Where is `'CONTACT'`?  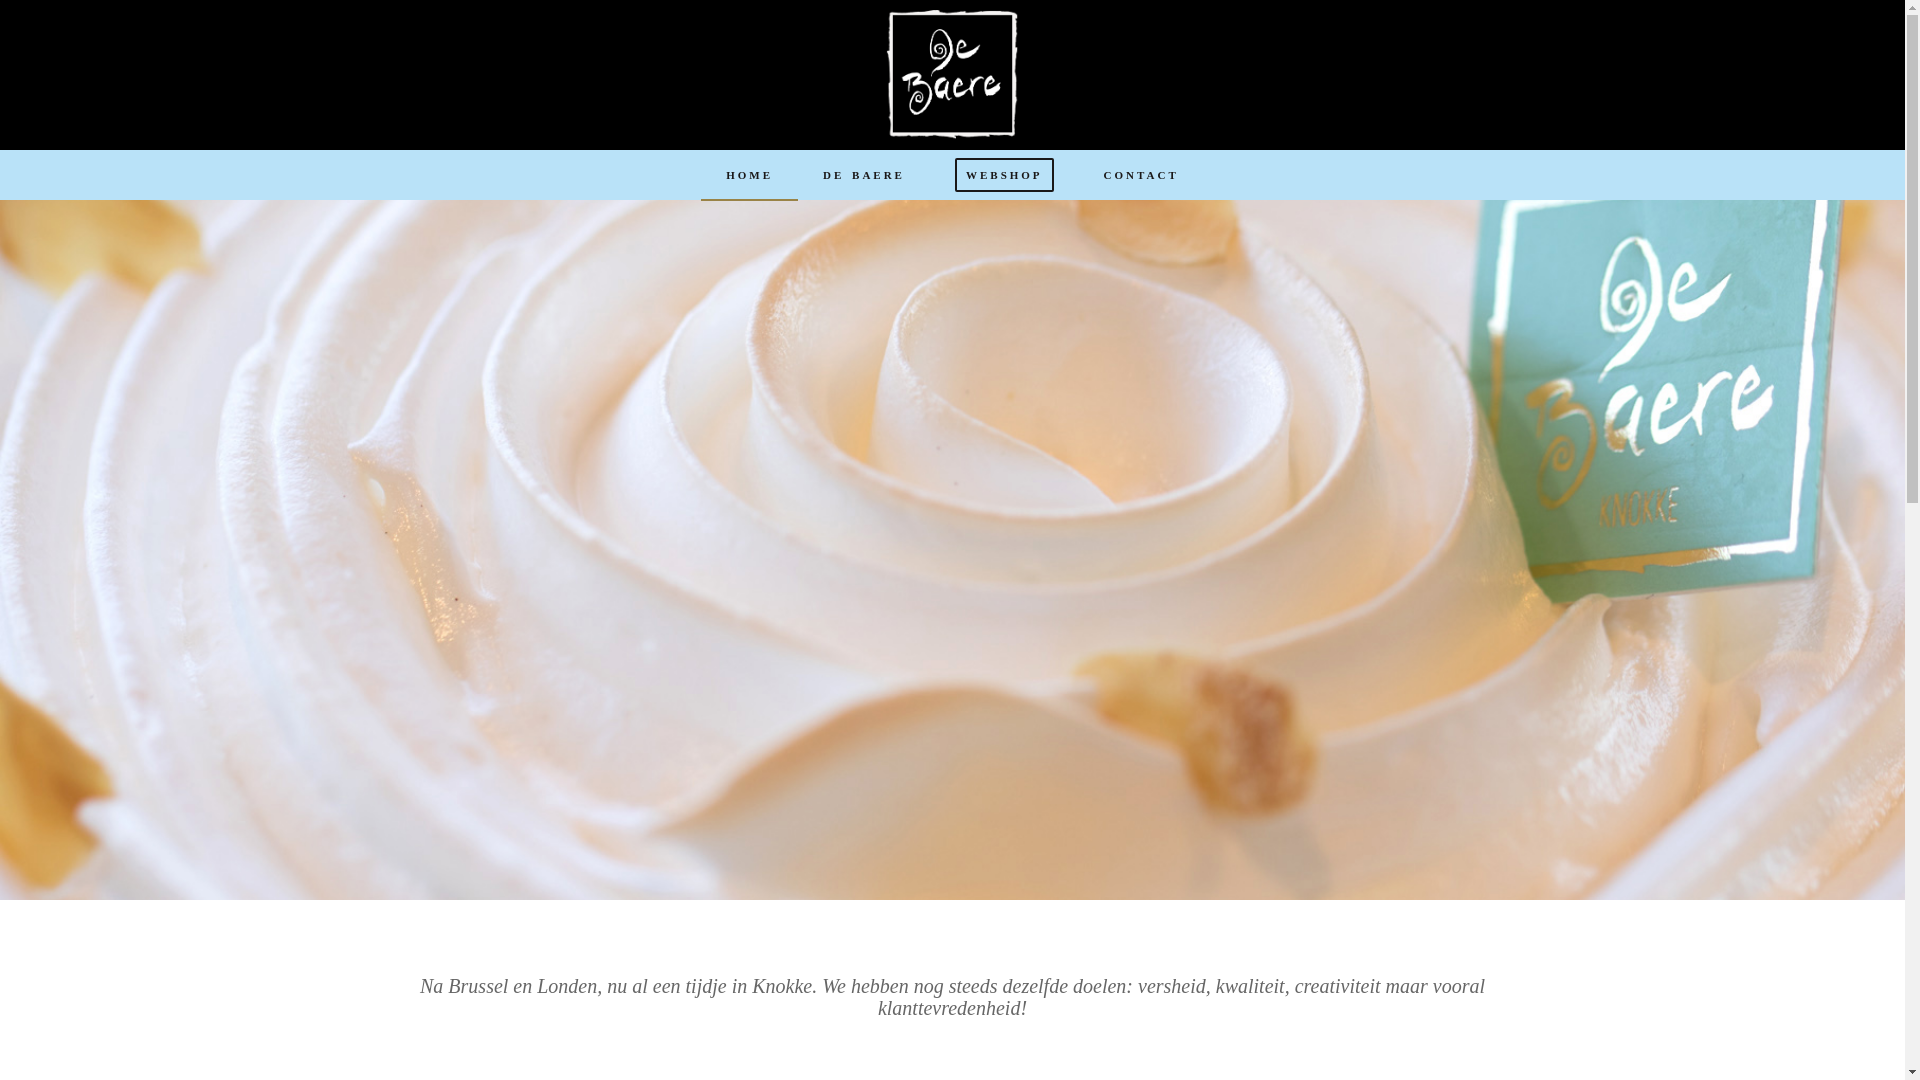 'CONTACT' is located at coordinates (1141, 173).